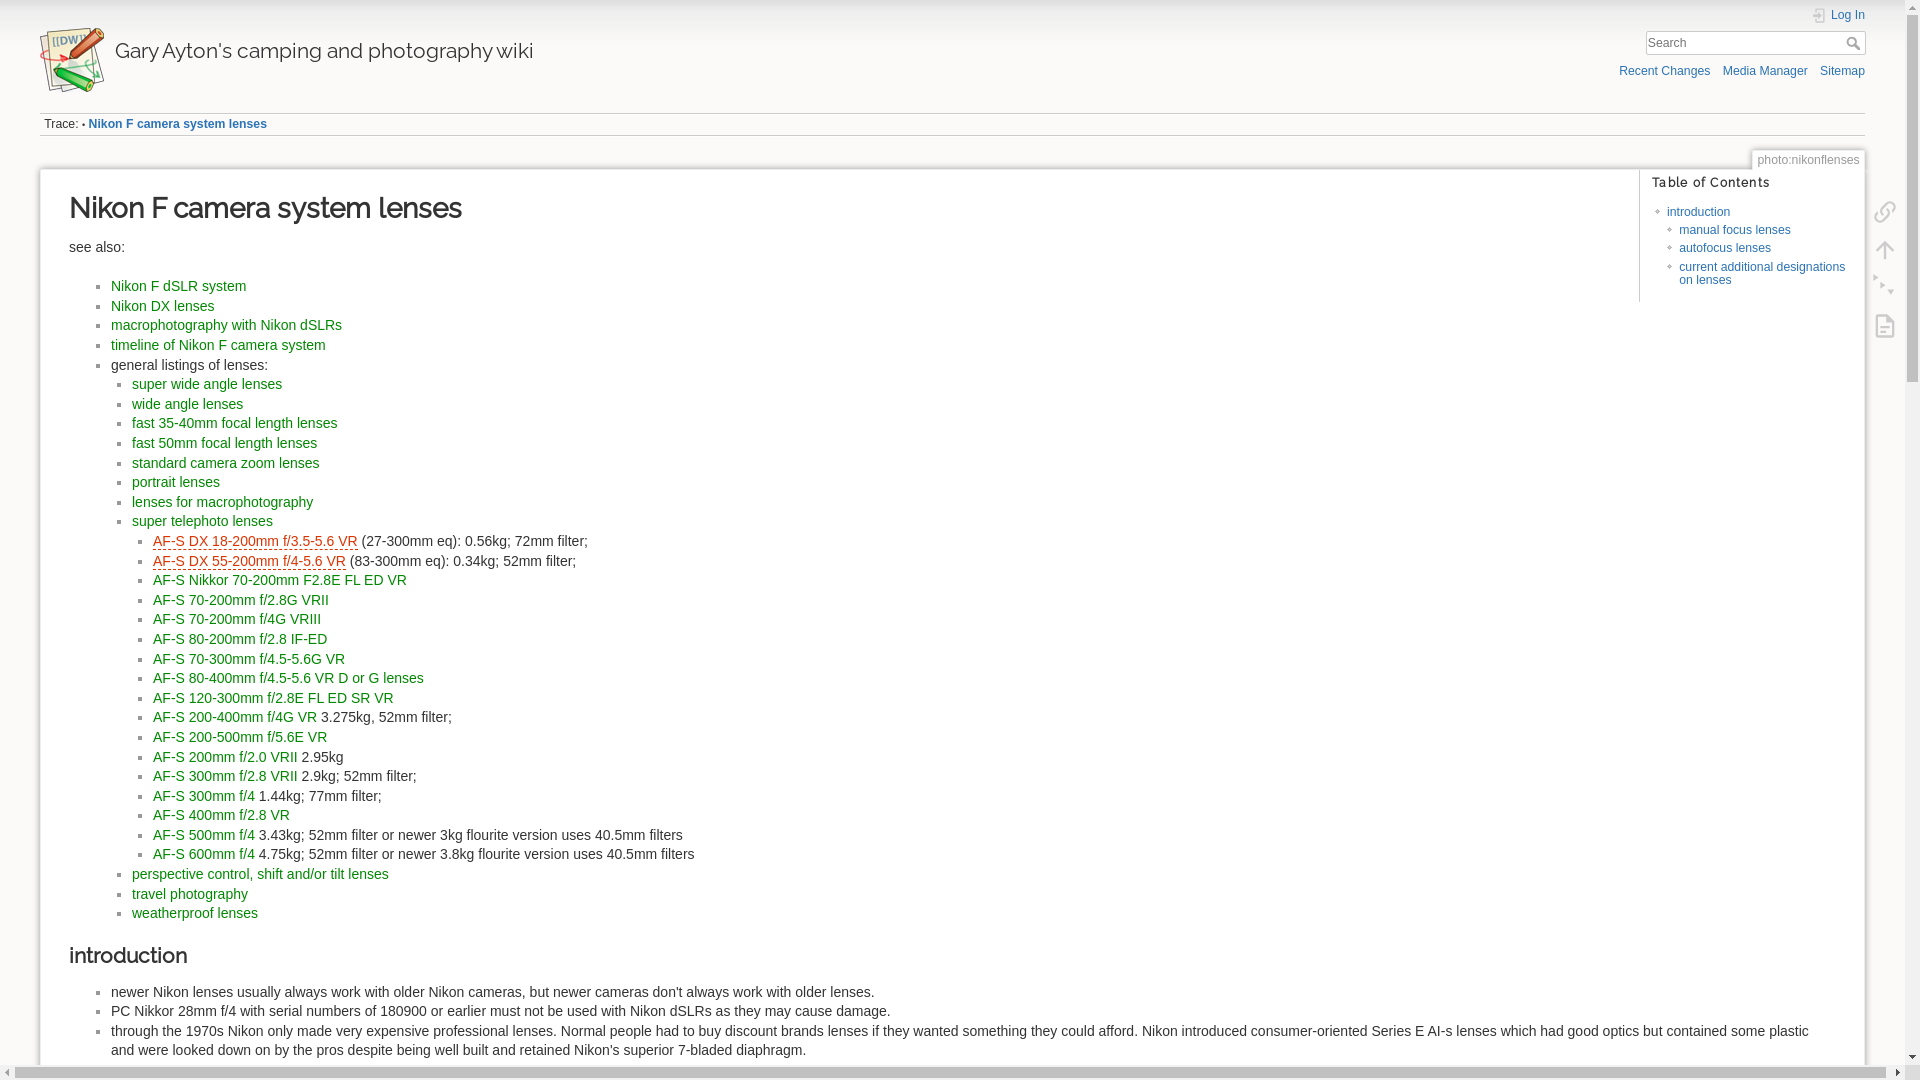 Image resolution: width=1920 pixels, height=1080 pixels. What do you see at coordinates (287, 677) in the screenshot?
I see `'AF-S 80-400mm f/4.5-5.6 VR D or G lenses'` at bounding box center [287, 677].